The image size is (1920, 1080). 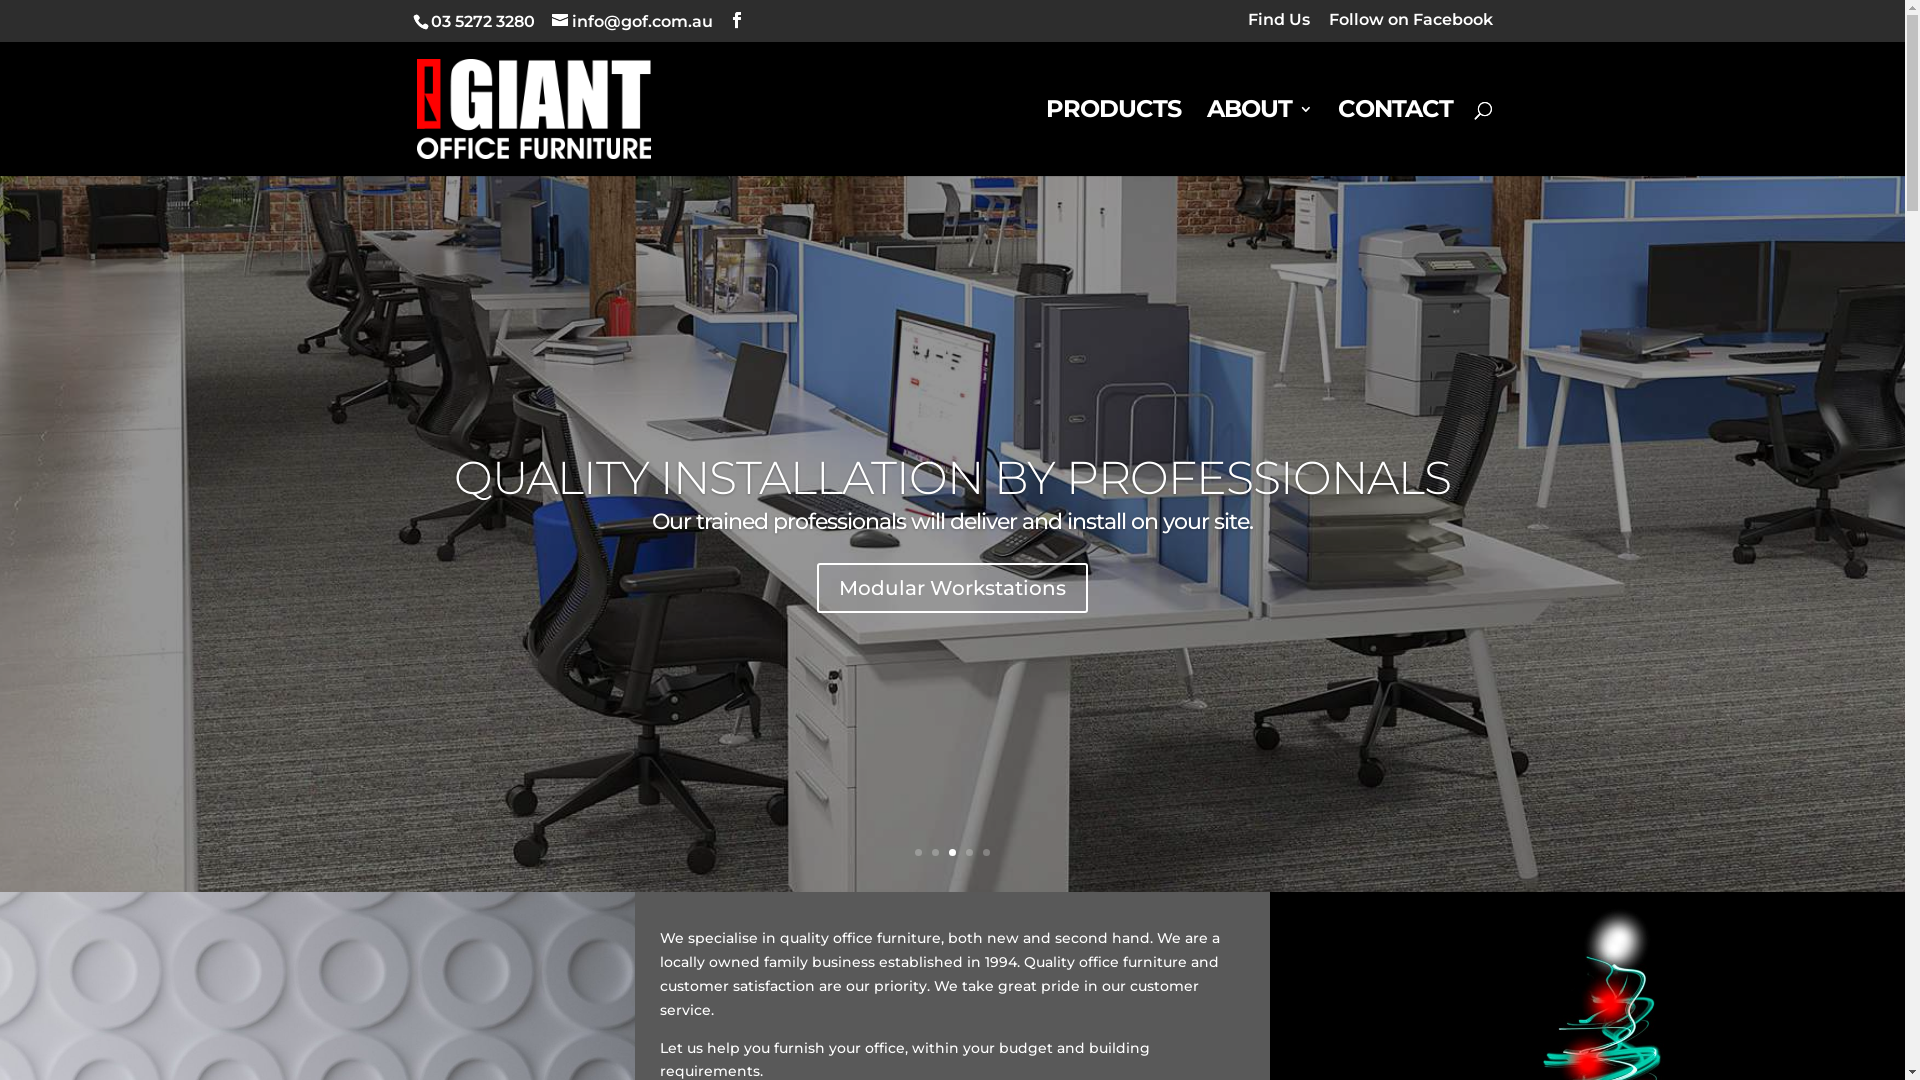 What do you see at coordinates (917, 852) in the screenshot?
I see `'1'` at bounding box center [917, 852].